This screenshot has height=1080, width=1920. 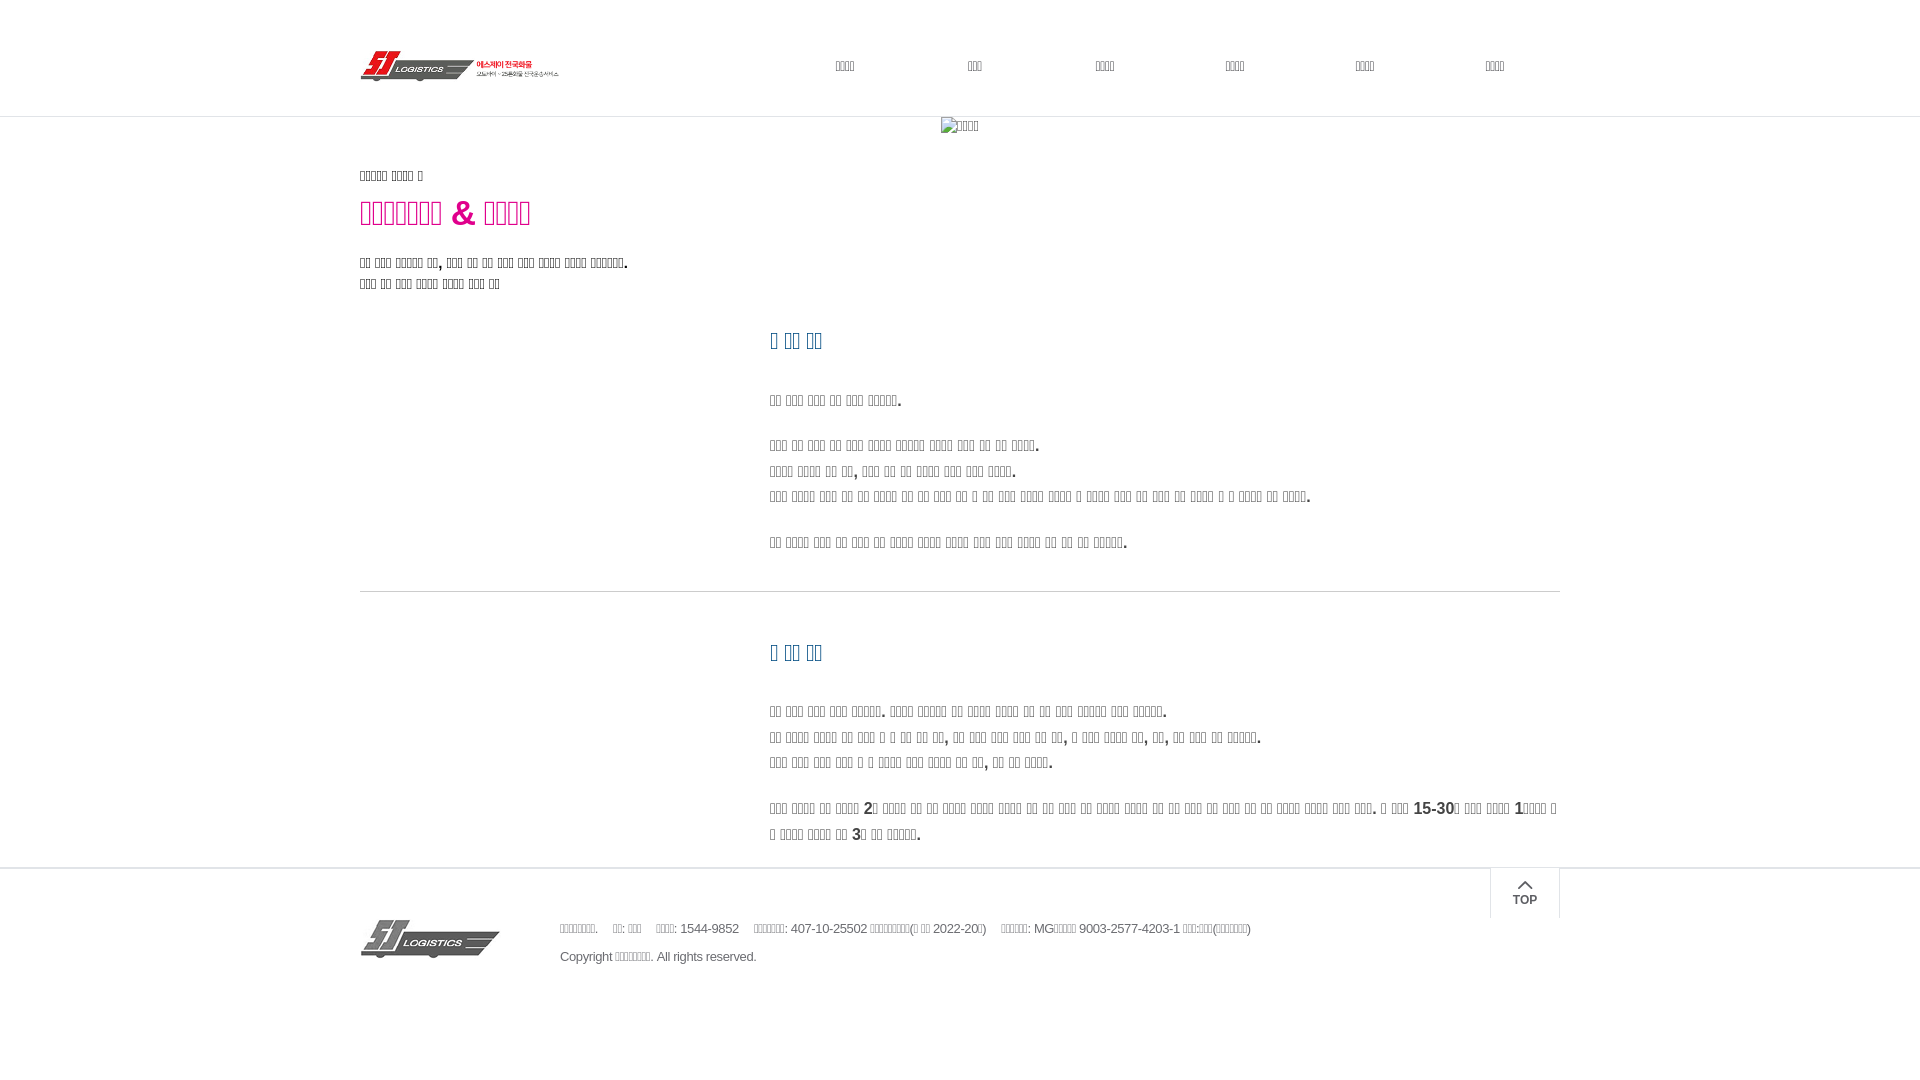 I want to click on 'TOP', so click(x=1524, y=892).